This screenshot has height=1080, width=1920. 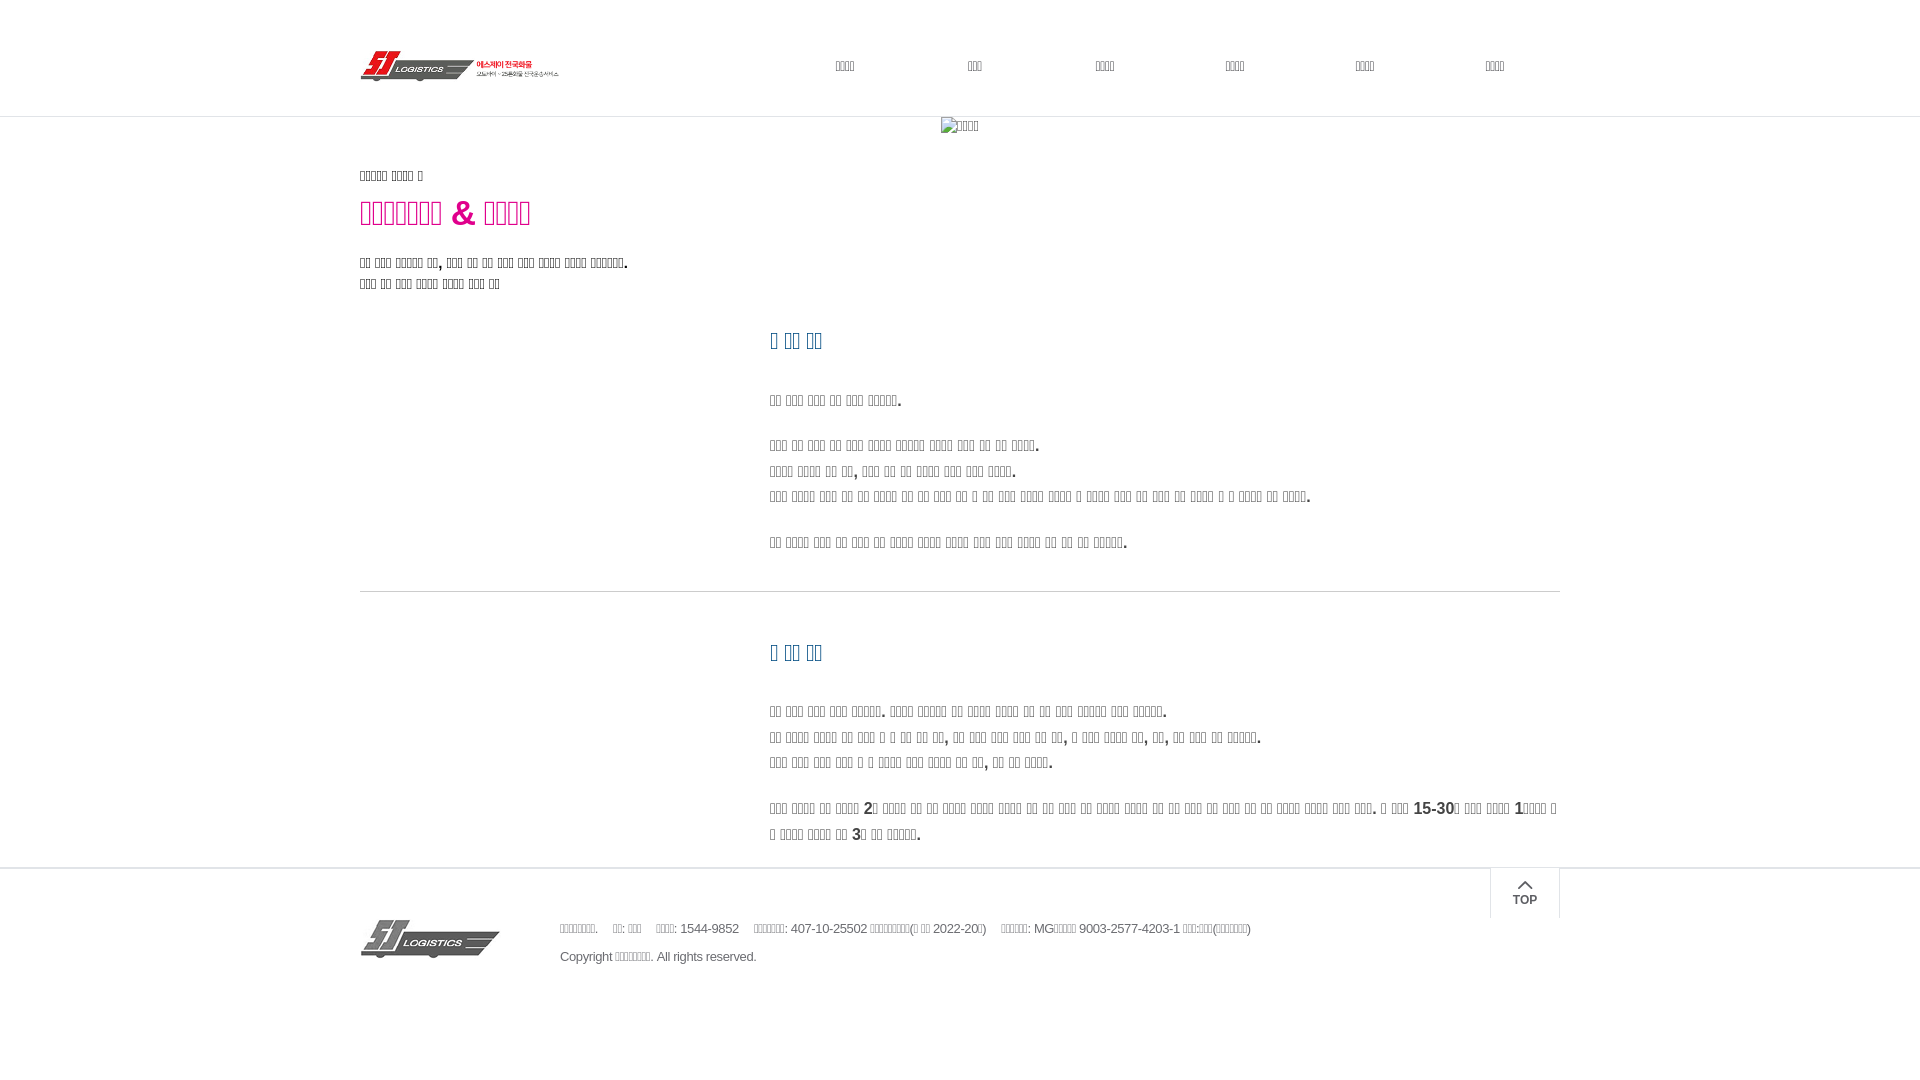 I want to click on 'TOP', so click(x=1524, y=892).